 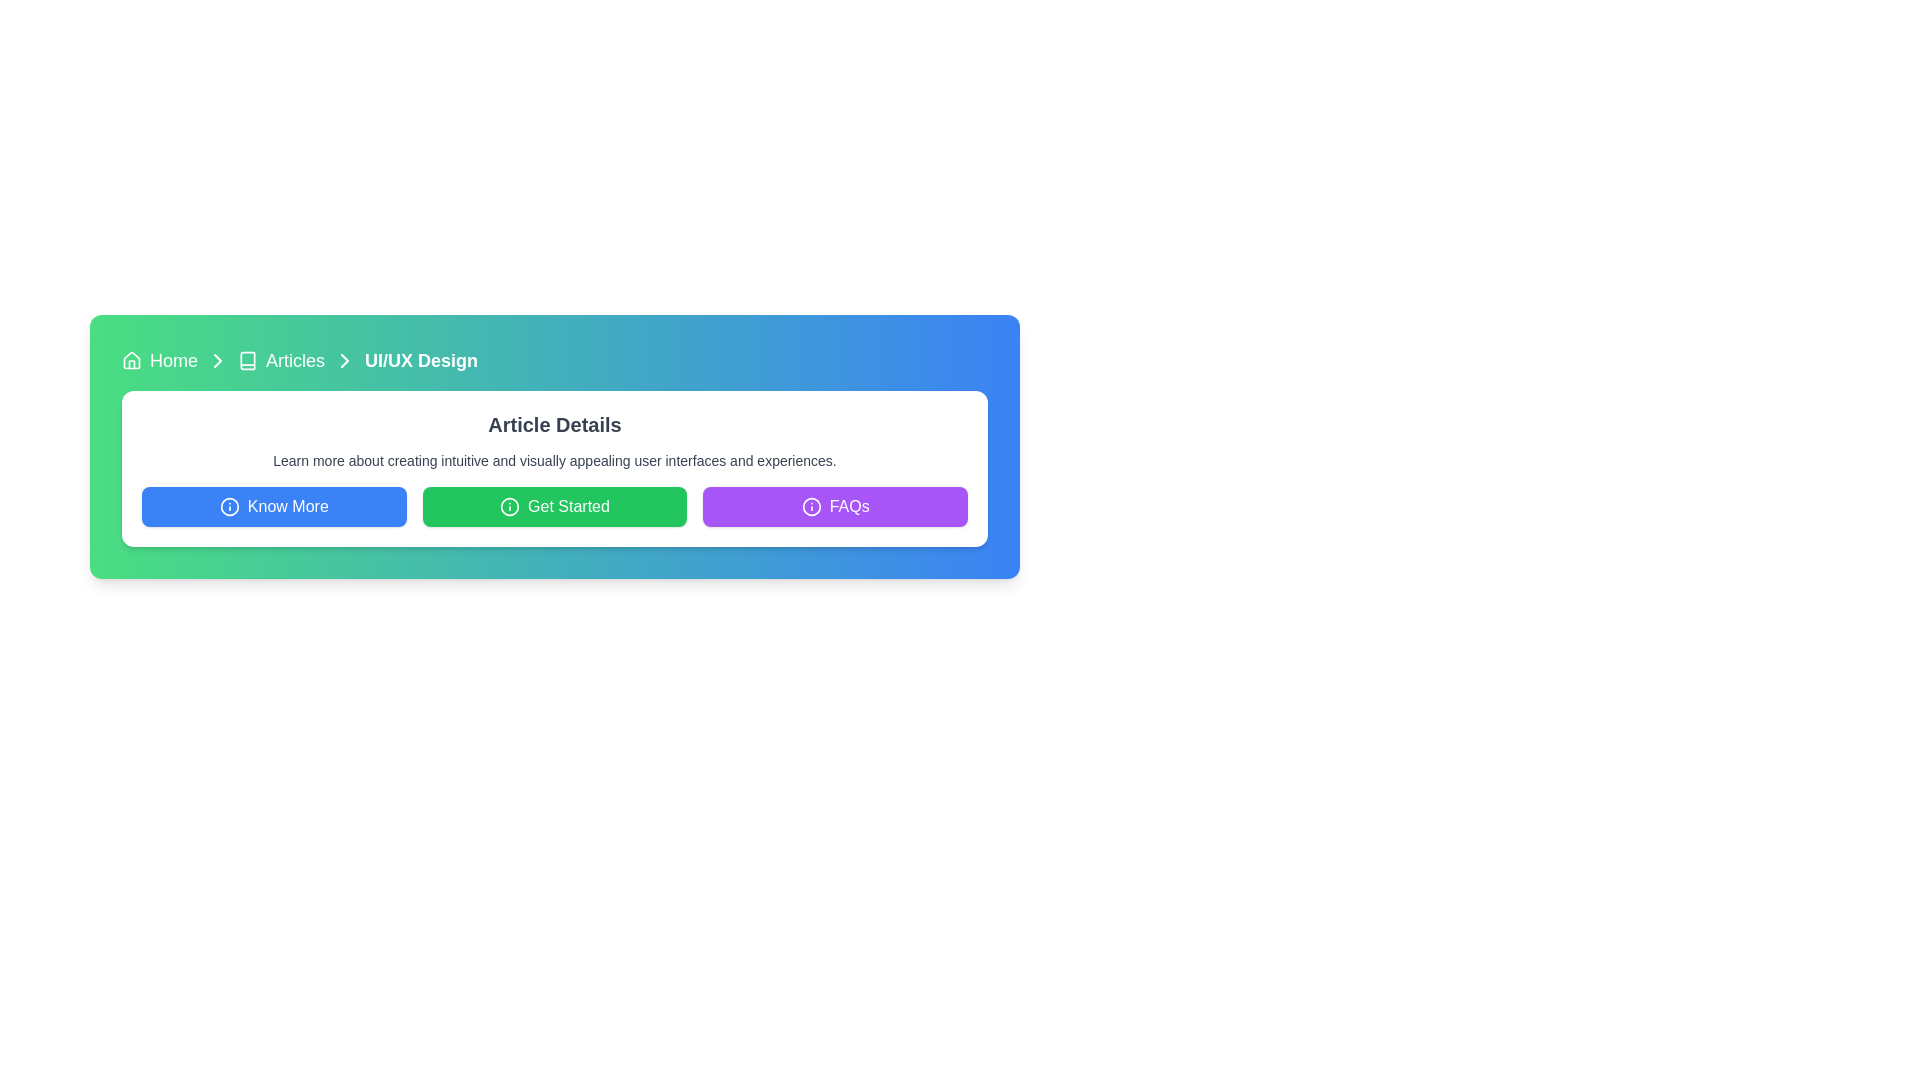 What do you see at coordinates (555, 461) in the screenshot?
I see `the static informational text located immediately below the heading 'Article Details' and above the buttons 'Know More,' 'Get Started,' and 'FAQs.'` at bounding box center [555, 461].